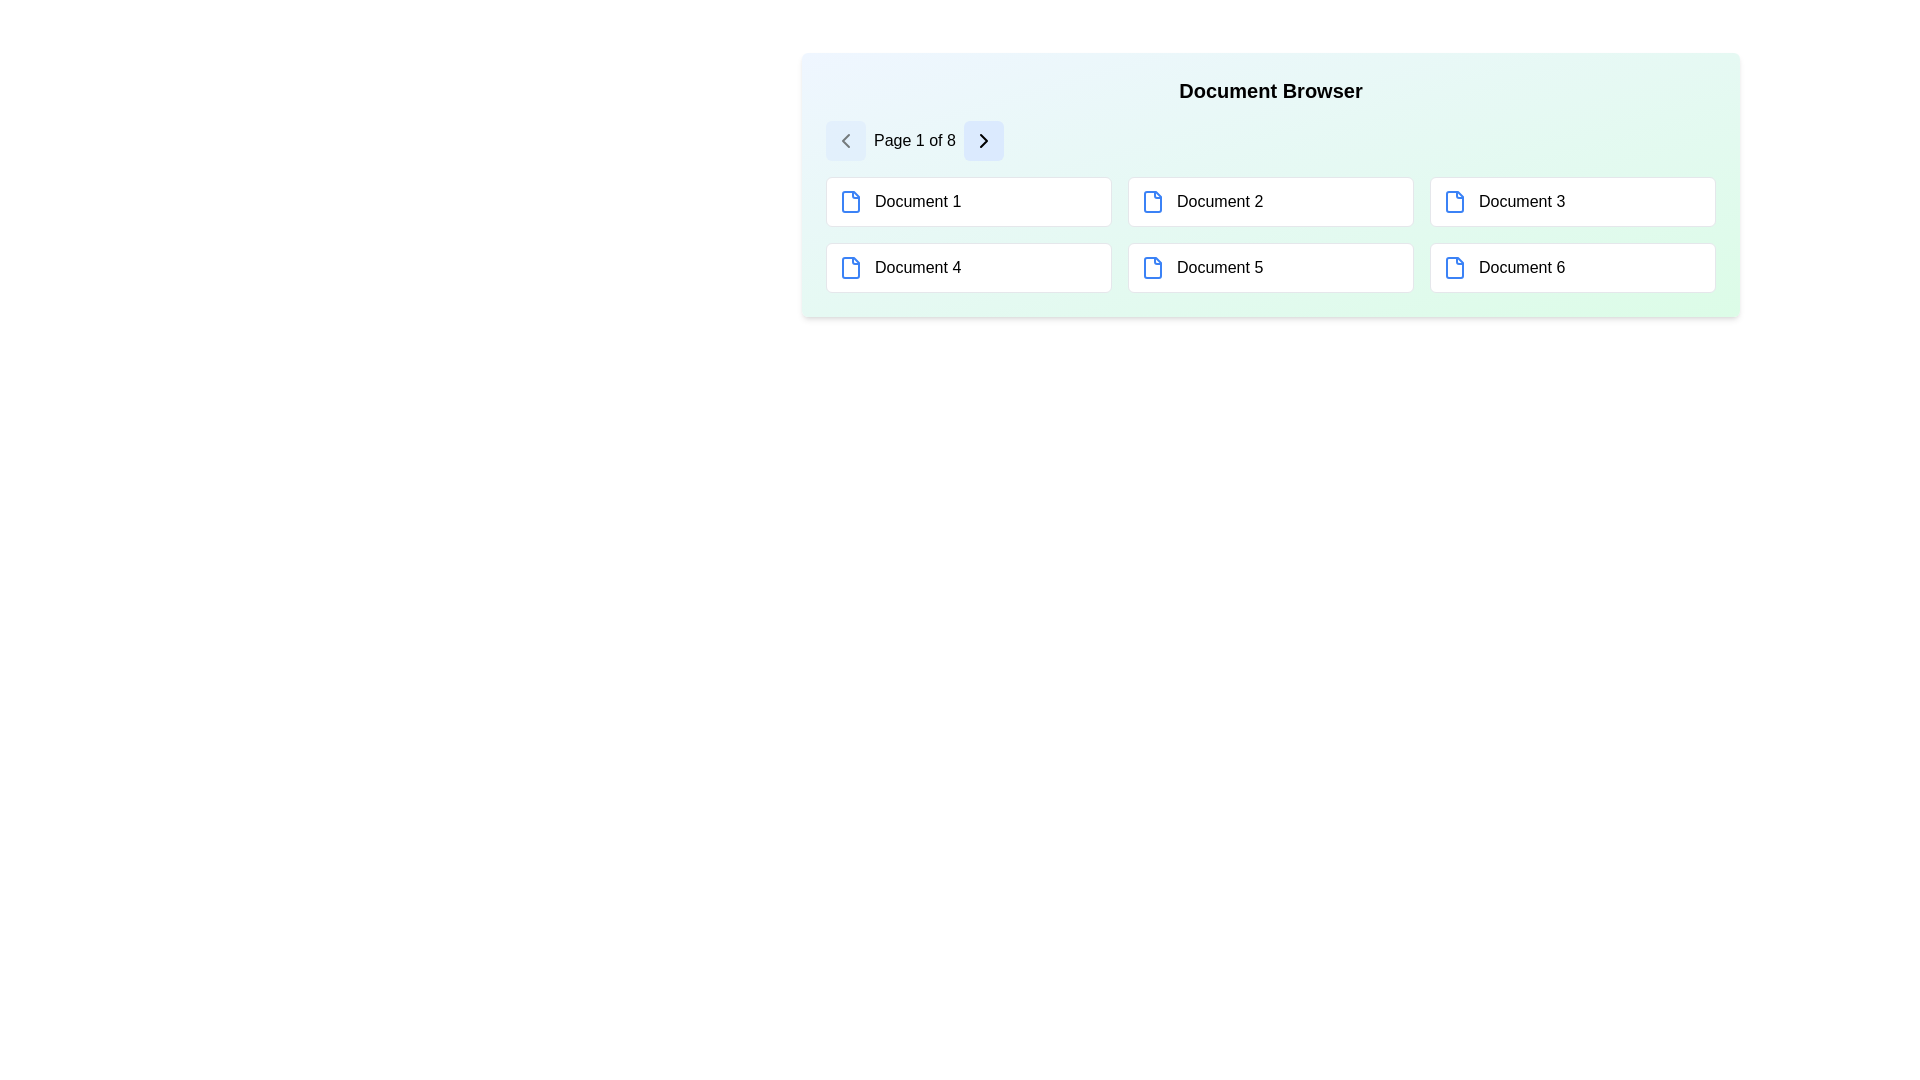  I want to click on the icon representing Document 3, so click(1454, 201).